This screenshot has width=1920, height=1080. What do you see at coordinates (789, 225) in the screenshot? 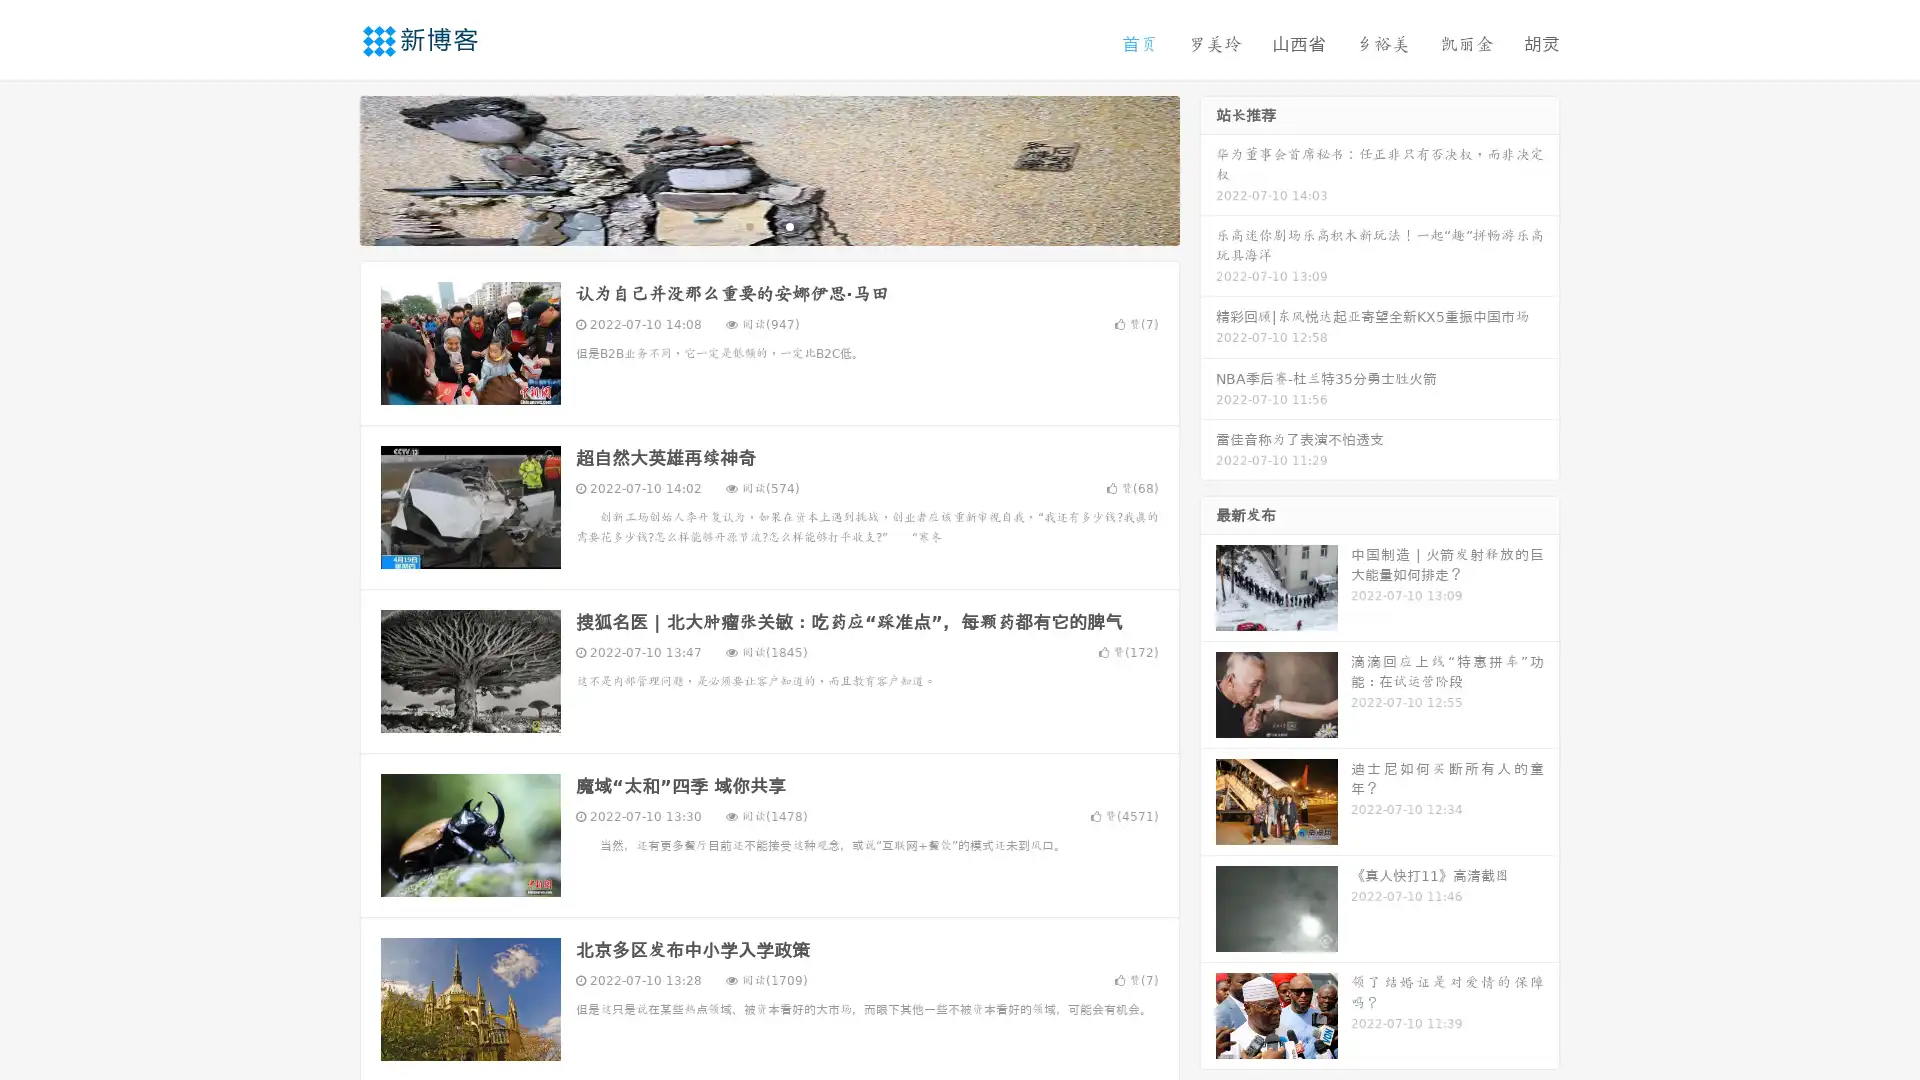
I see `Go to slide 3` at bounding box center [789, 225].